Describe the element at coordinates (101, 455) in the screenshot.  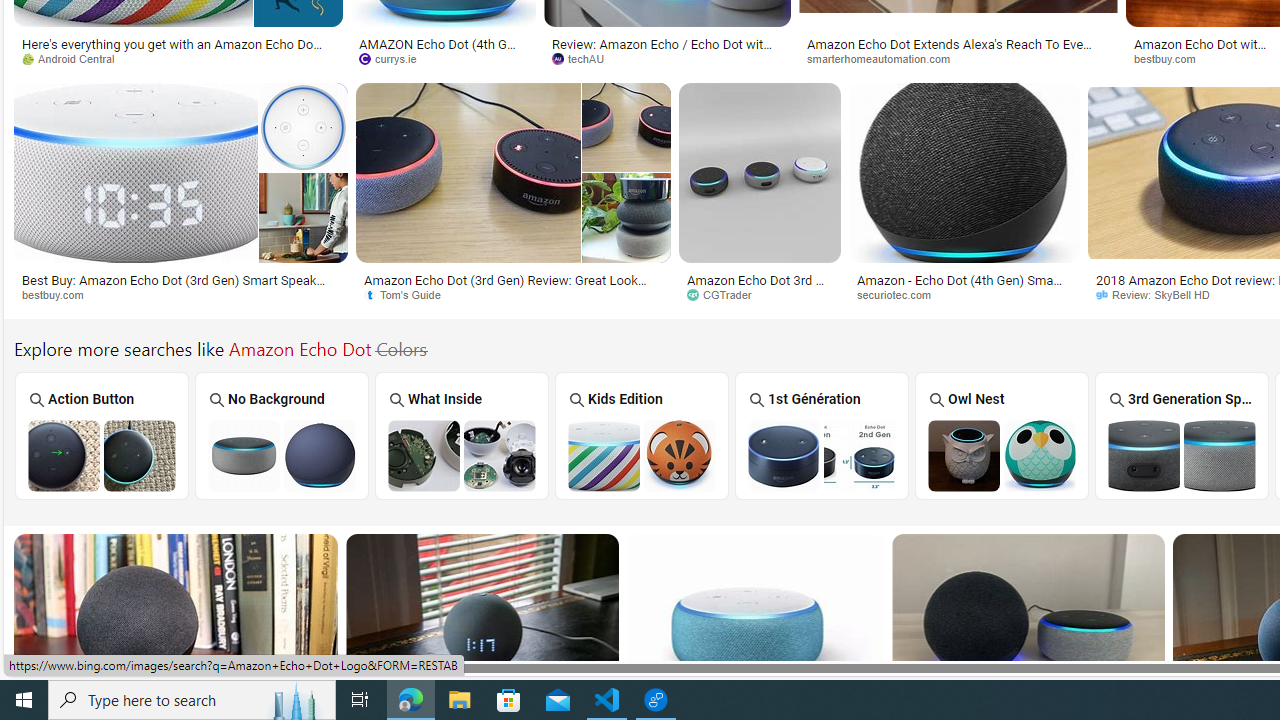
I see `'Amazon Echo Dot Action Button'` at that location.